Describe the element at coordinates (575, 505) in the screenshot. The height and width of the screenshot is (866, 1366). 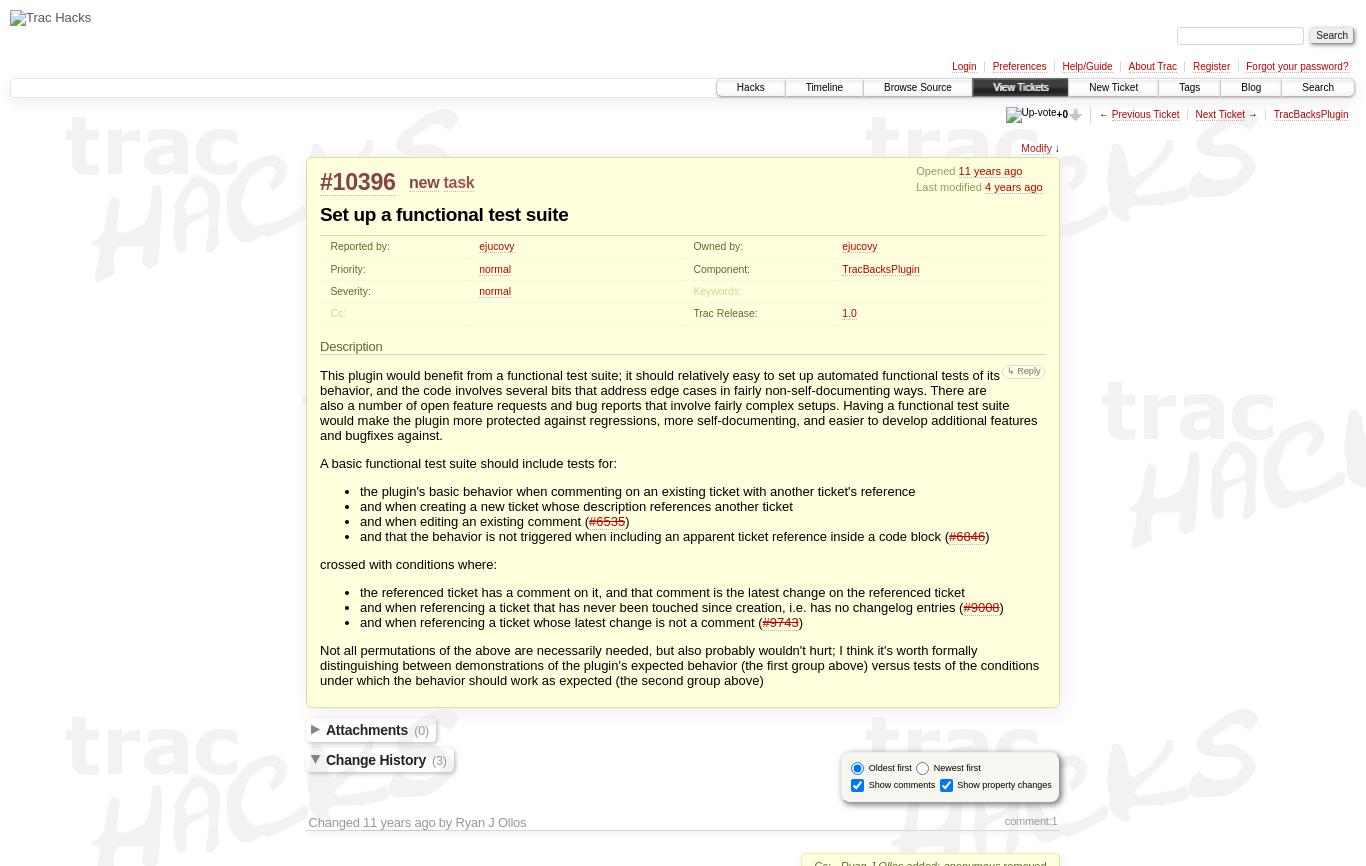
I see `'and when creating a new ticket whose description references another ticket'` at that location.